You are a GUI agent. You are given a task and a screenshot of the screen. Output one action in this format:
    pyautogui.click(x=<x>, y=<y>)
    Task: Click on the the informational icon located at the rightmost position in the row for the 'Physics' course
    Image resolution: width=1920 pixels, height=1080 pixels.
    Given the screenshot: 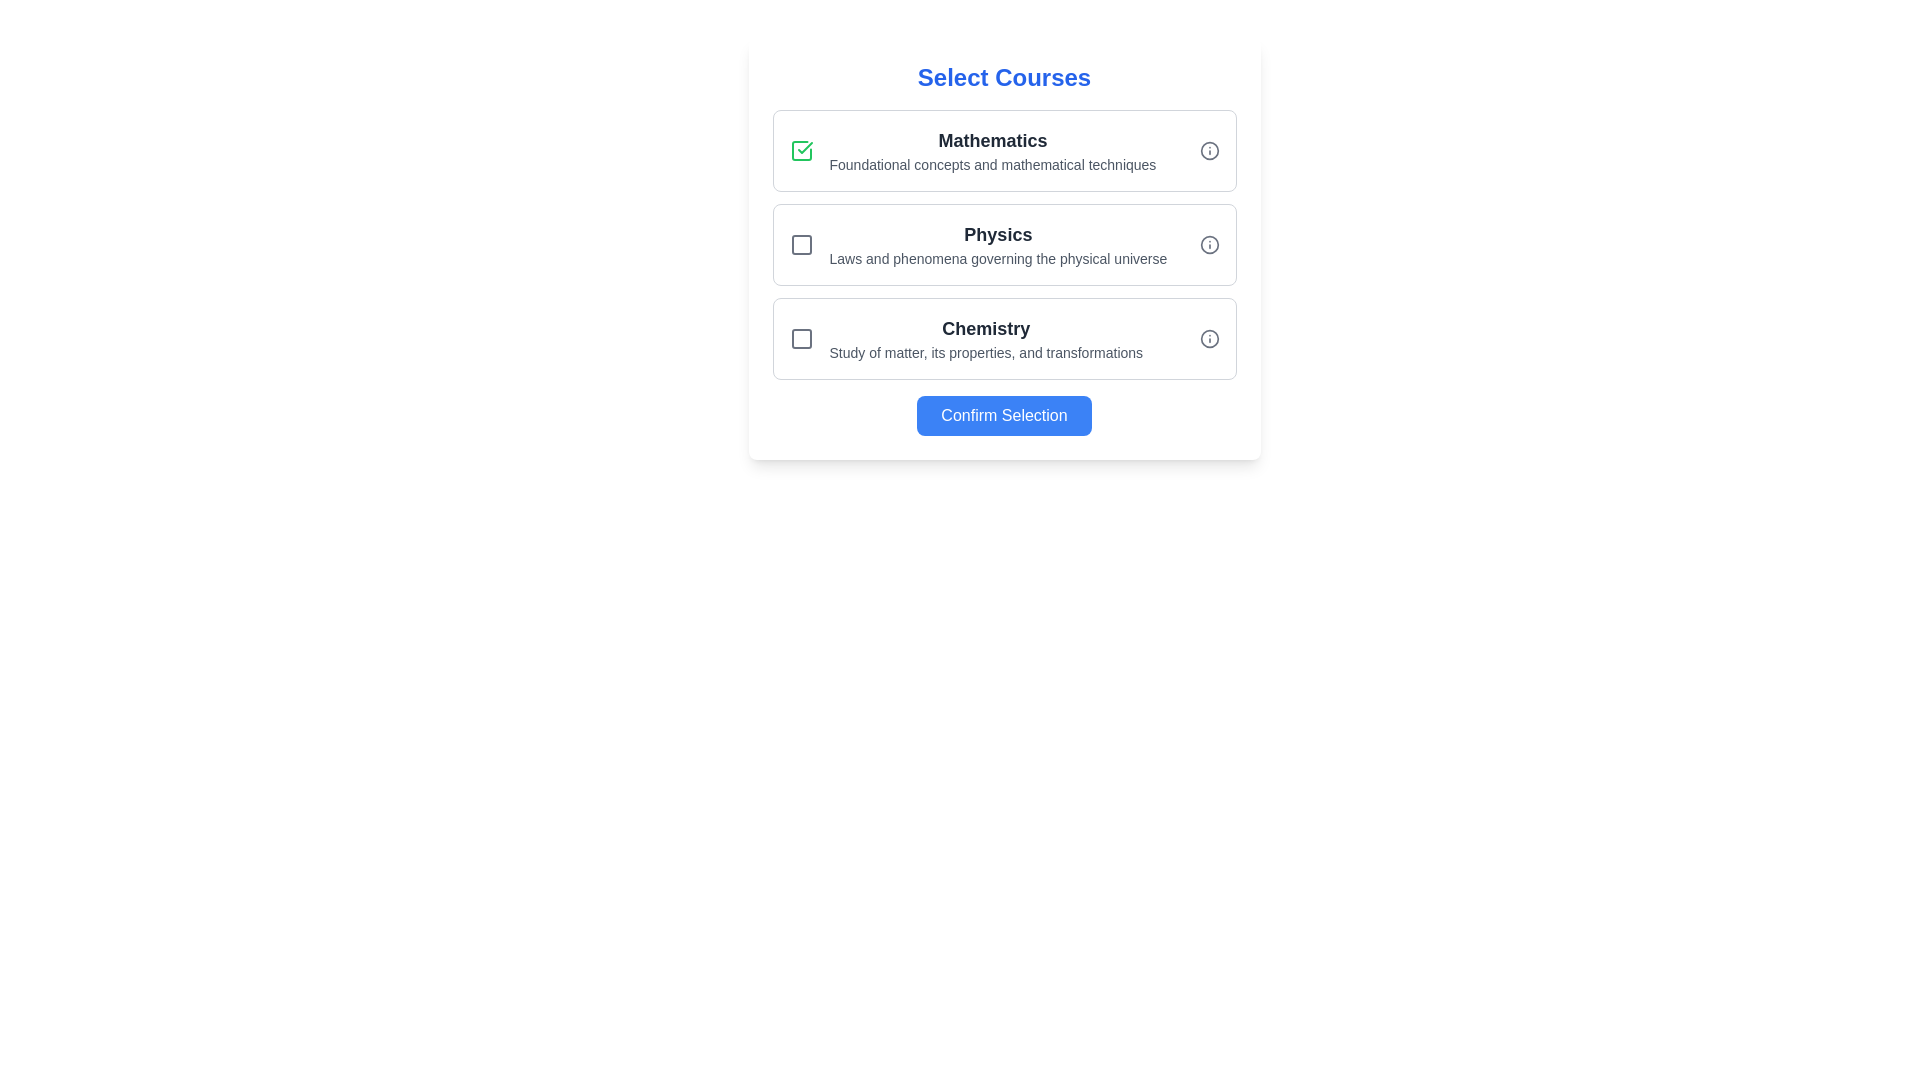 What is the action you would take?
    pyautogui.click(x=1208, y=244)
    